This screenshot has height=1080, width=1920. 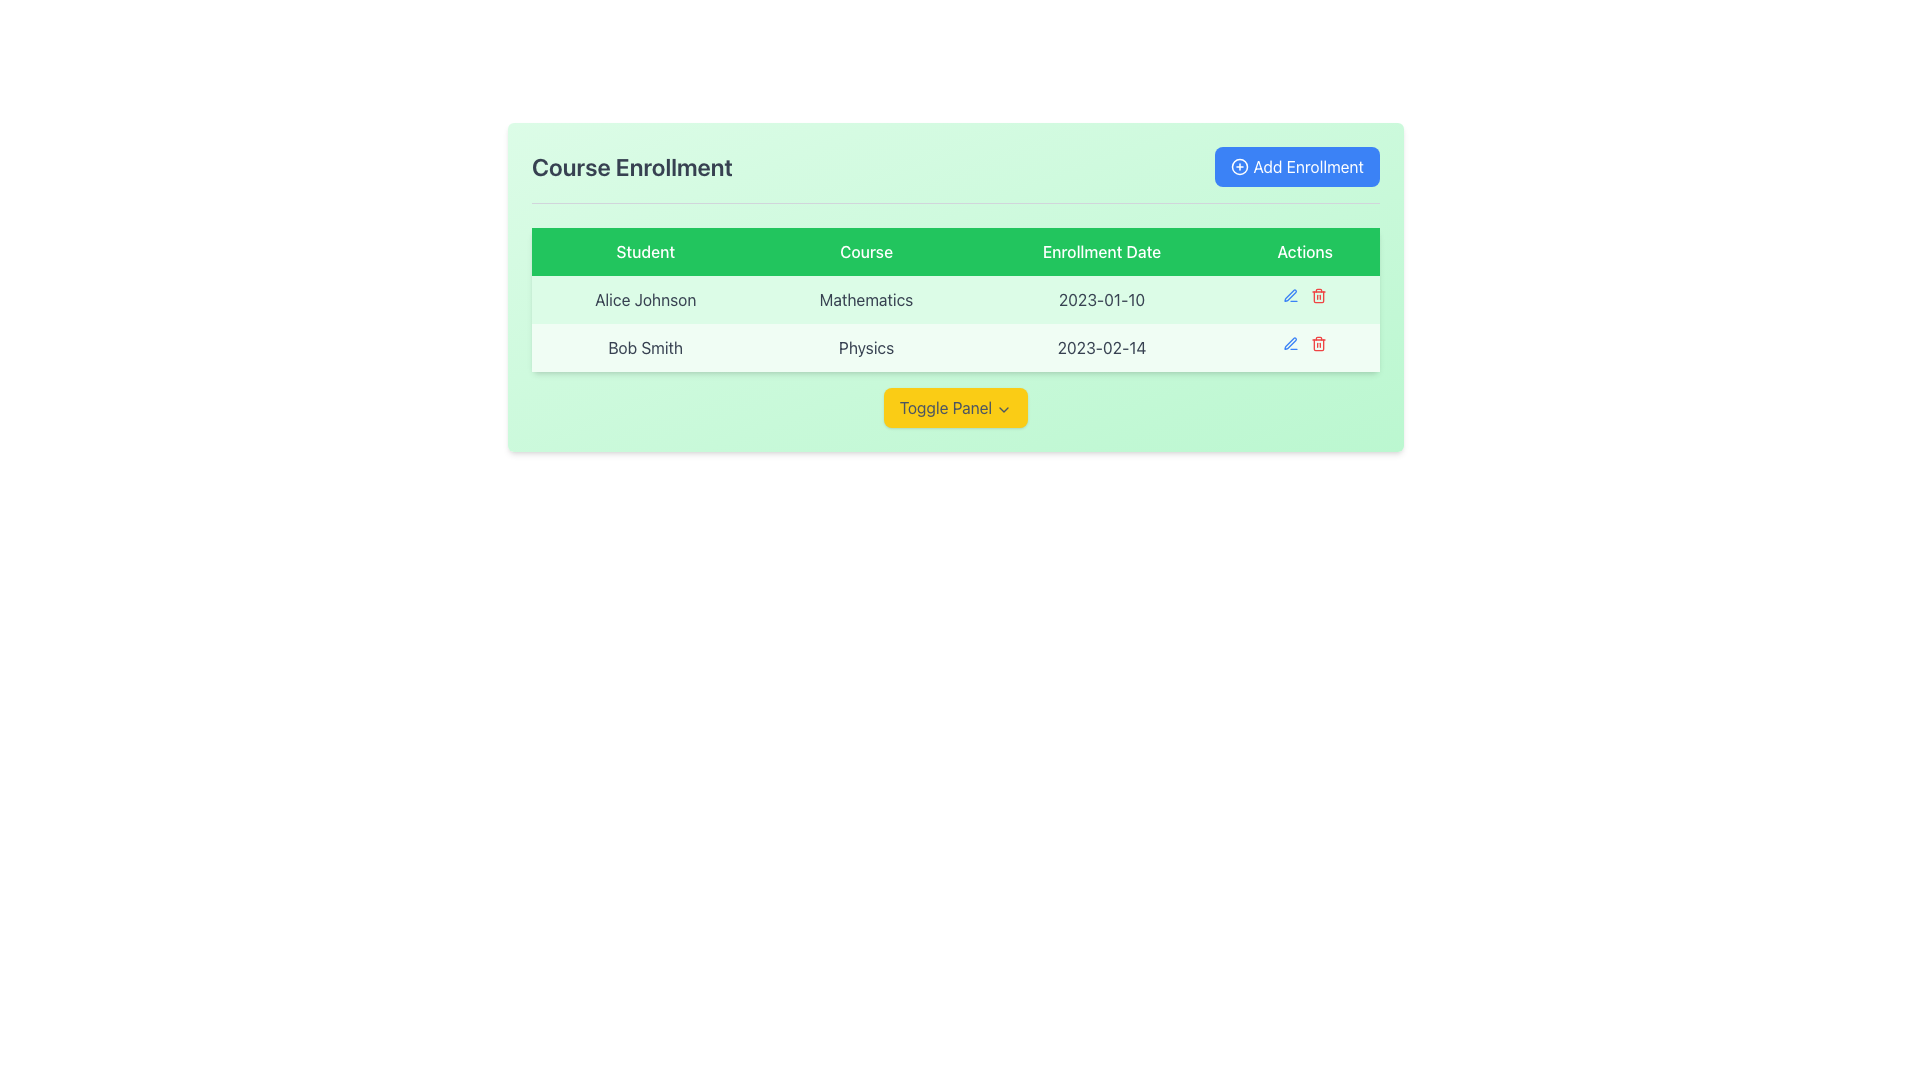 What do you see at coordinates (866, 346) in the screenshot?
I see `the 'Physics' text label located in the second row under the 'Course' column of the enrollment table` at bounding box center [866, 346].